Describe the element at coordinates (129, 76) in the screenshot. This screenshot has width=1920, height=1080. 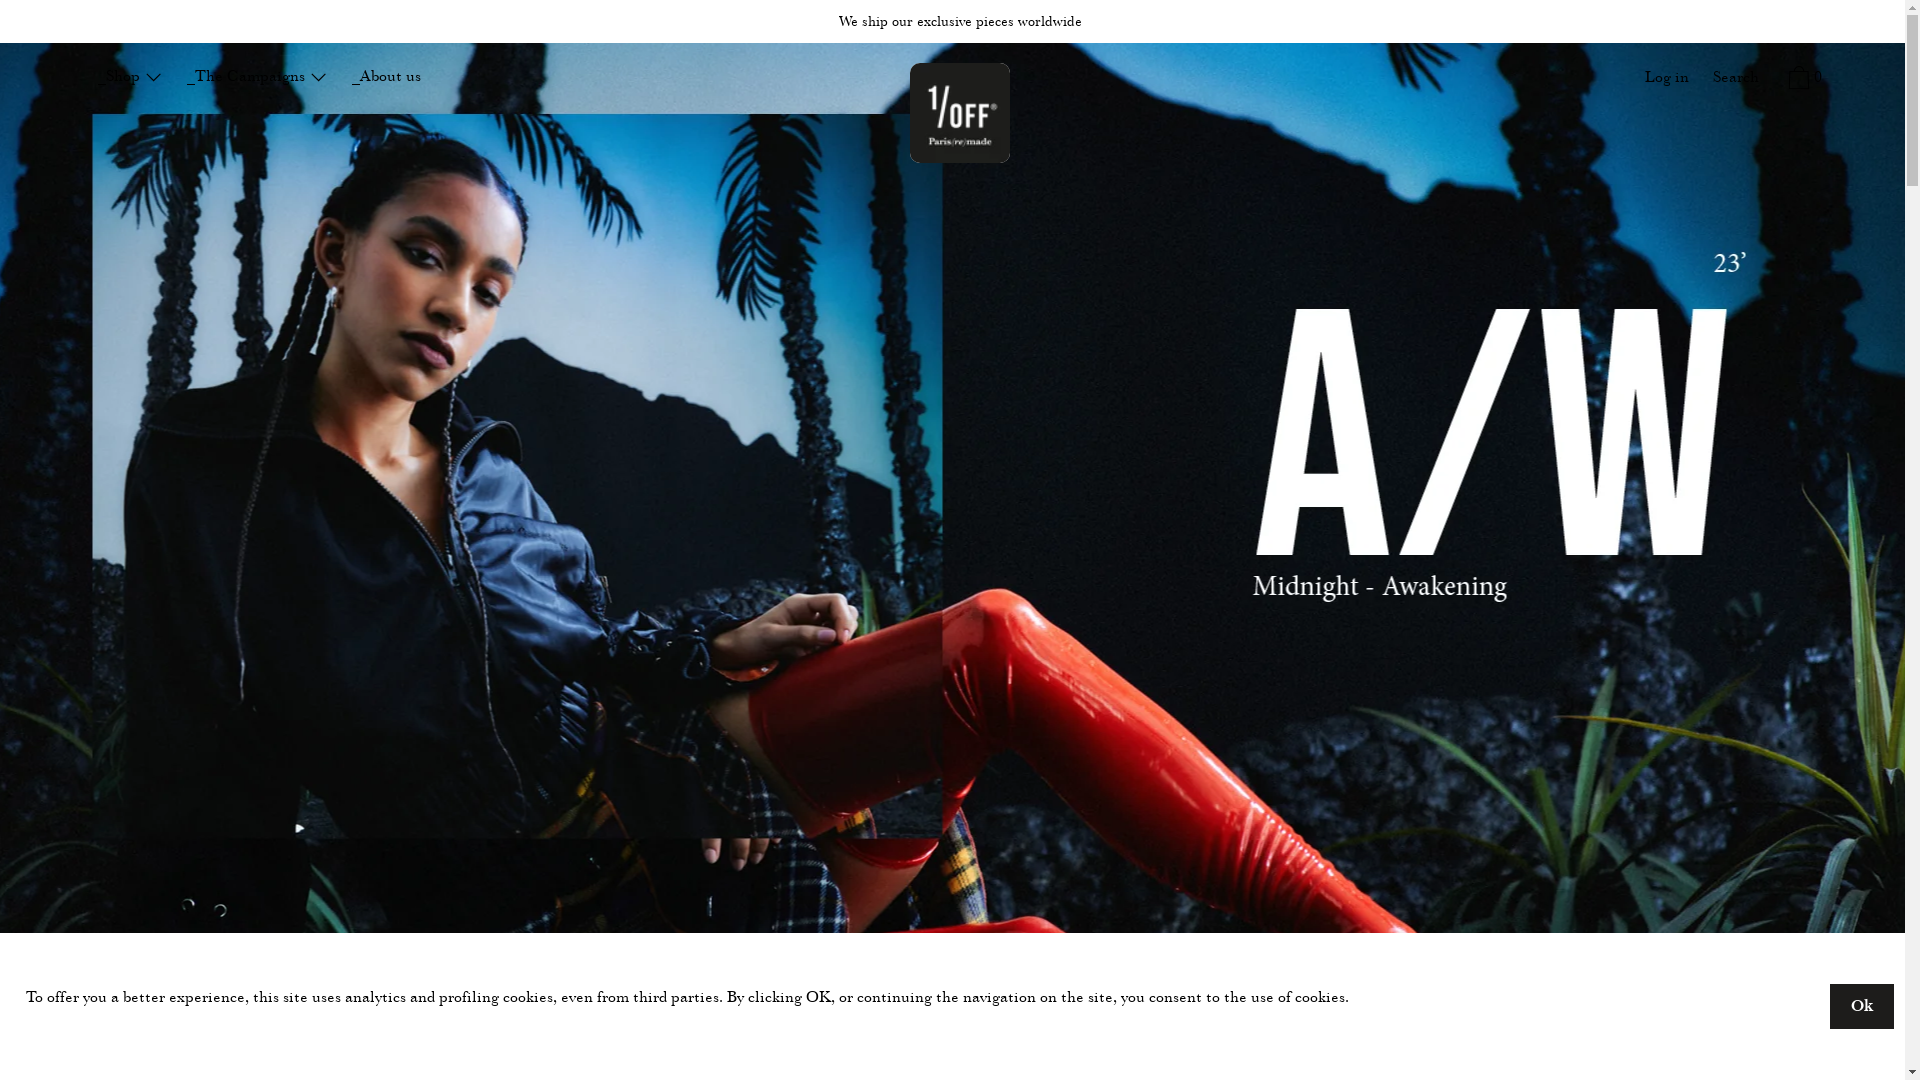
I see `'_Shop'` at that location.